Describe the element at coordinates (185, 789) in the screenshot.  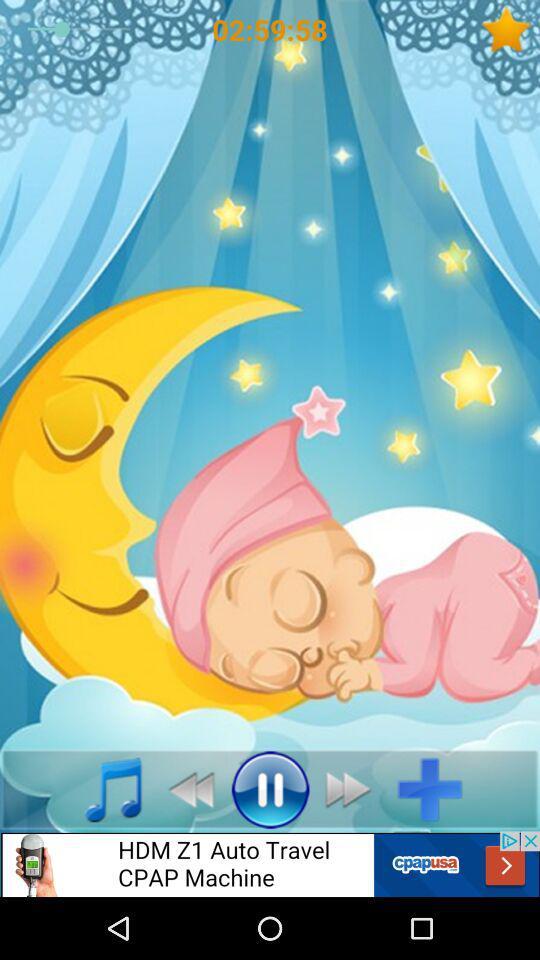
I see `rewind option` at that location.